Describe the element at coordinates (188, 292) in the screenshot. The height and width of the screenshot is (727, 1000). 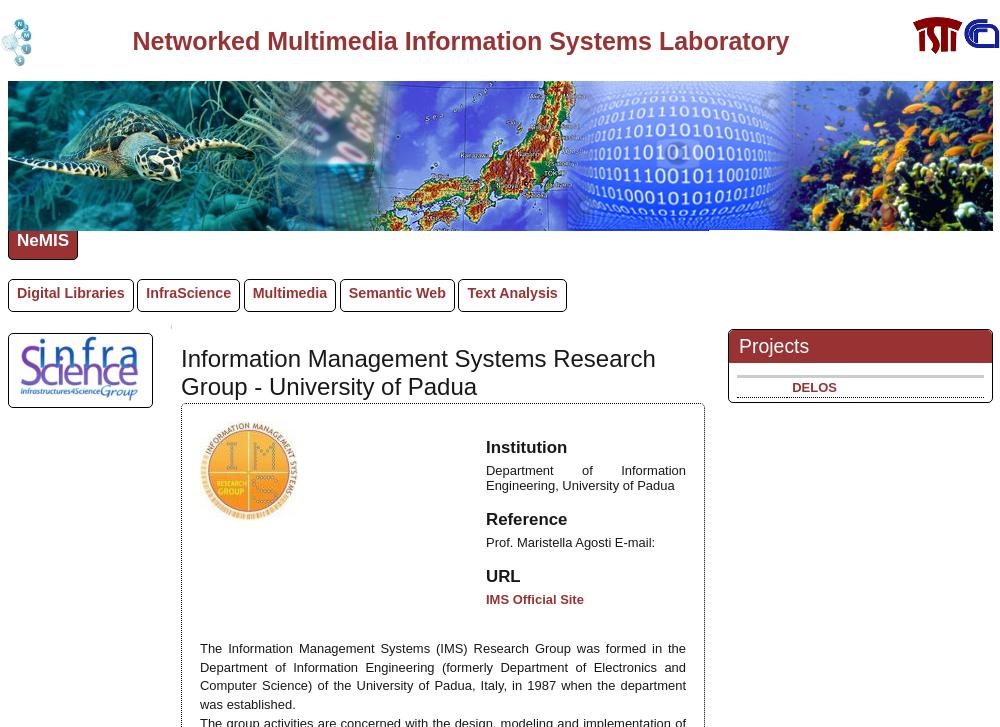
I see `'InfraScience'` at that location.